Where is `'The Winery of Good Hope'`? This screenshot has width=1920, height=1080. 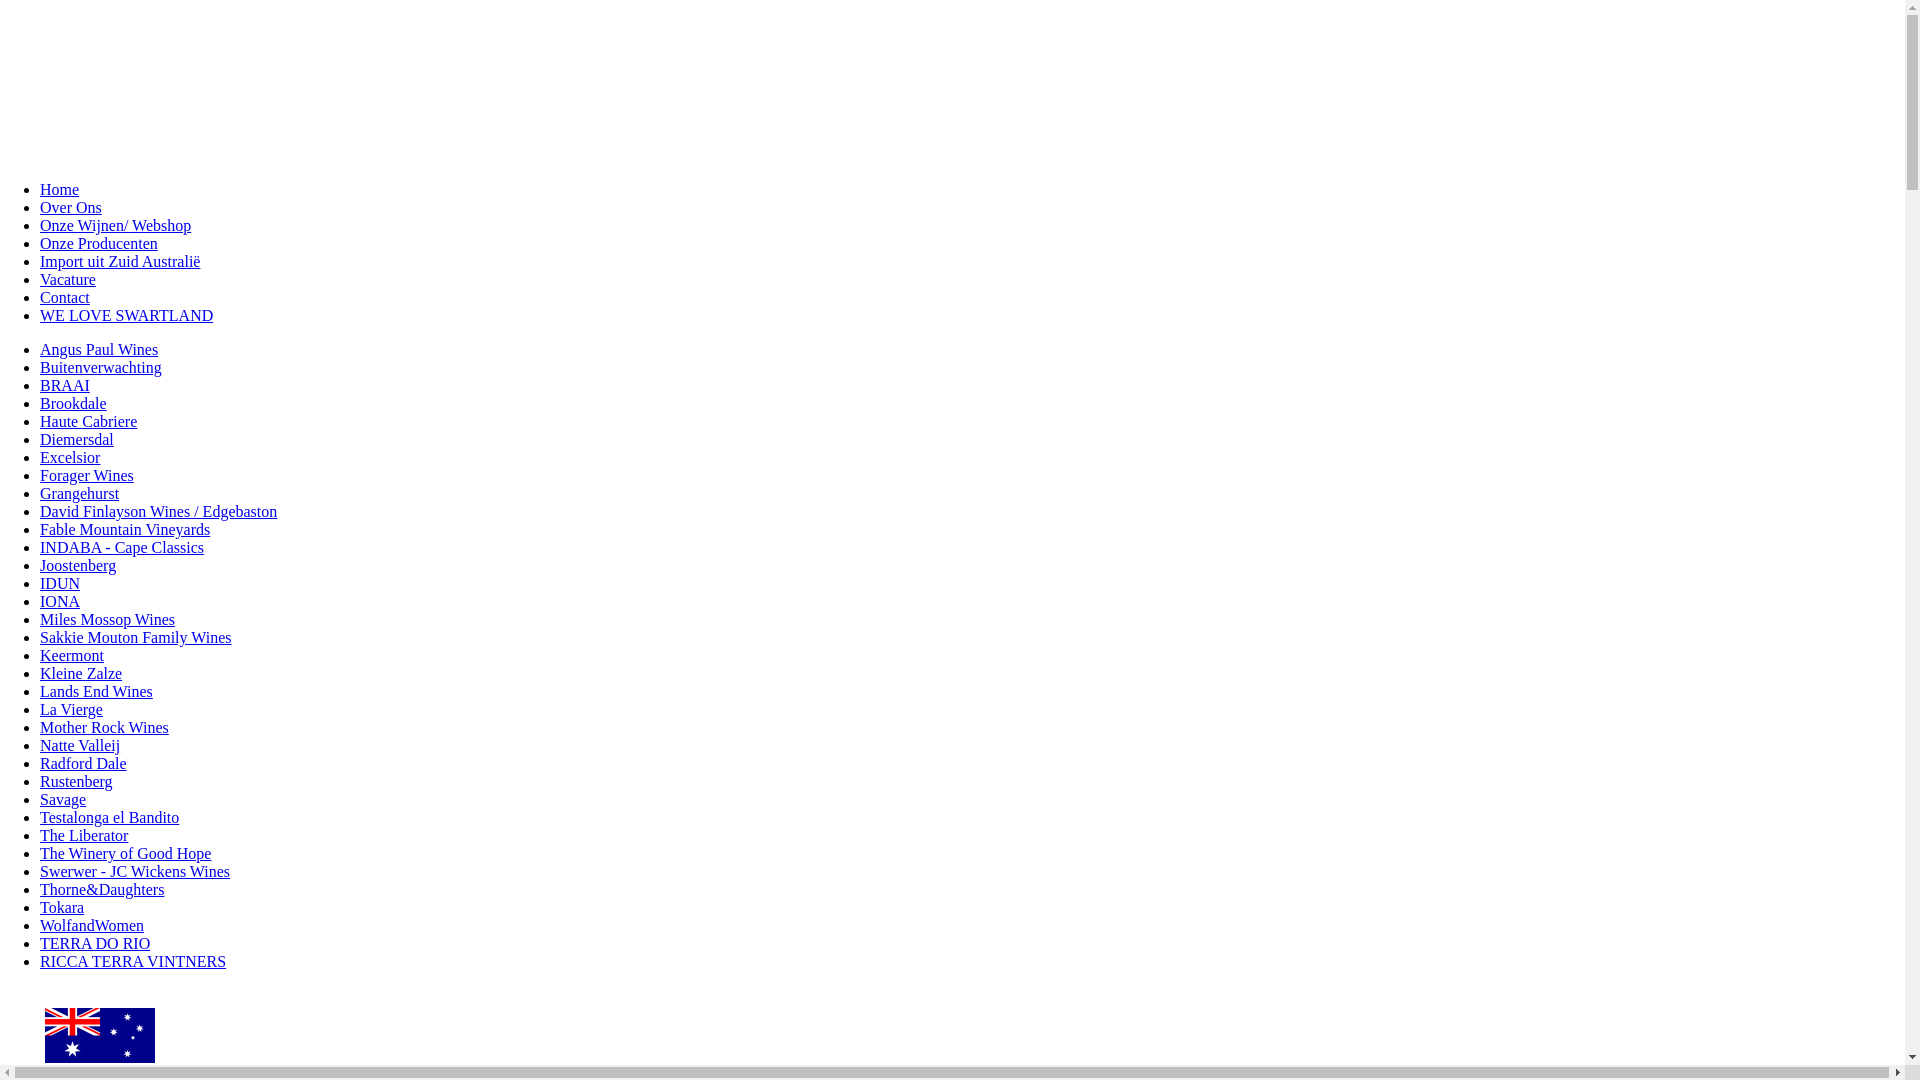
'The Winery of Good Hope' is located at coordinates (39, 853).